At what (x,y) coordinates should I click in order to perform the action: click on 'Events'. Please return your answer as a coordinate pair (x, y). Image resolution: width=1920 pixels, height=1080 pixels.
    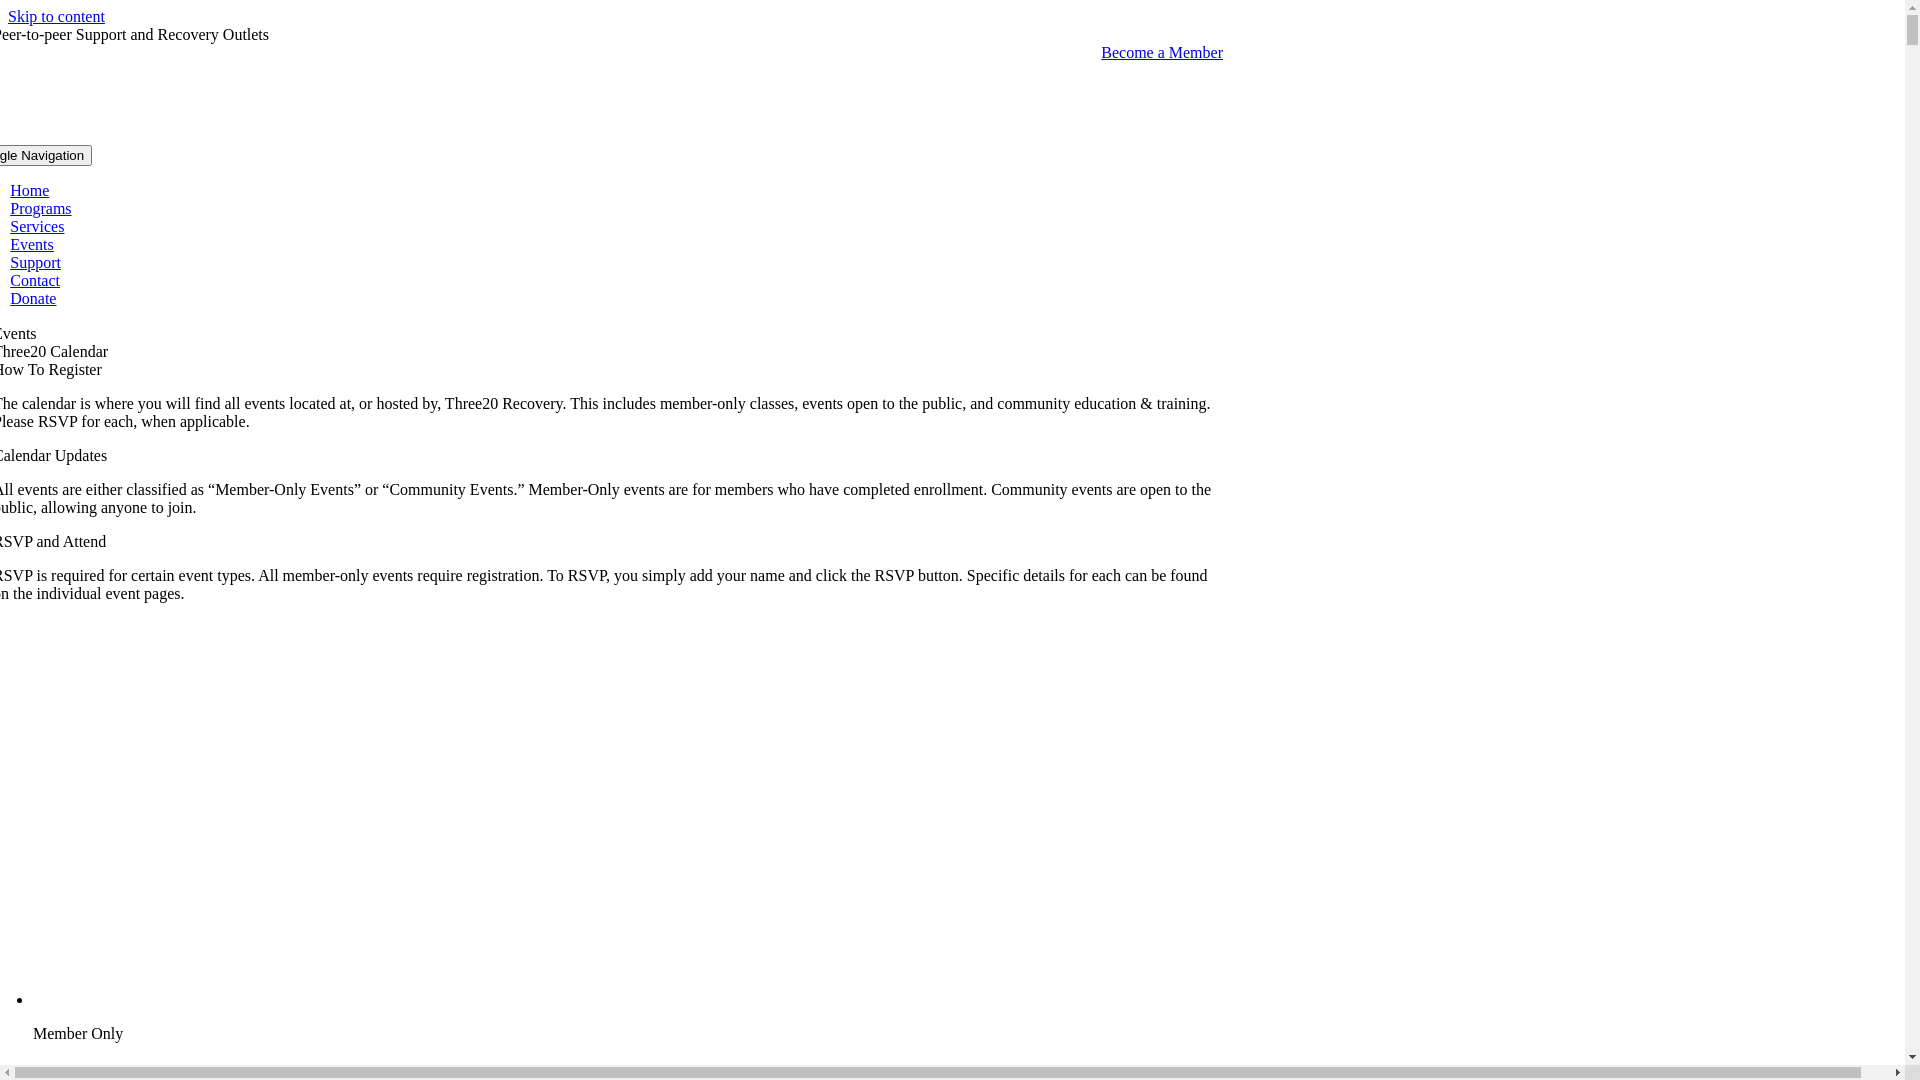
    Looking at the image, I should click on (32, 243).